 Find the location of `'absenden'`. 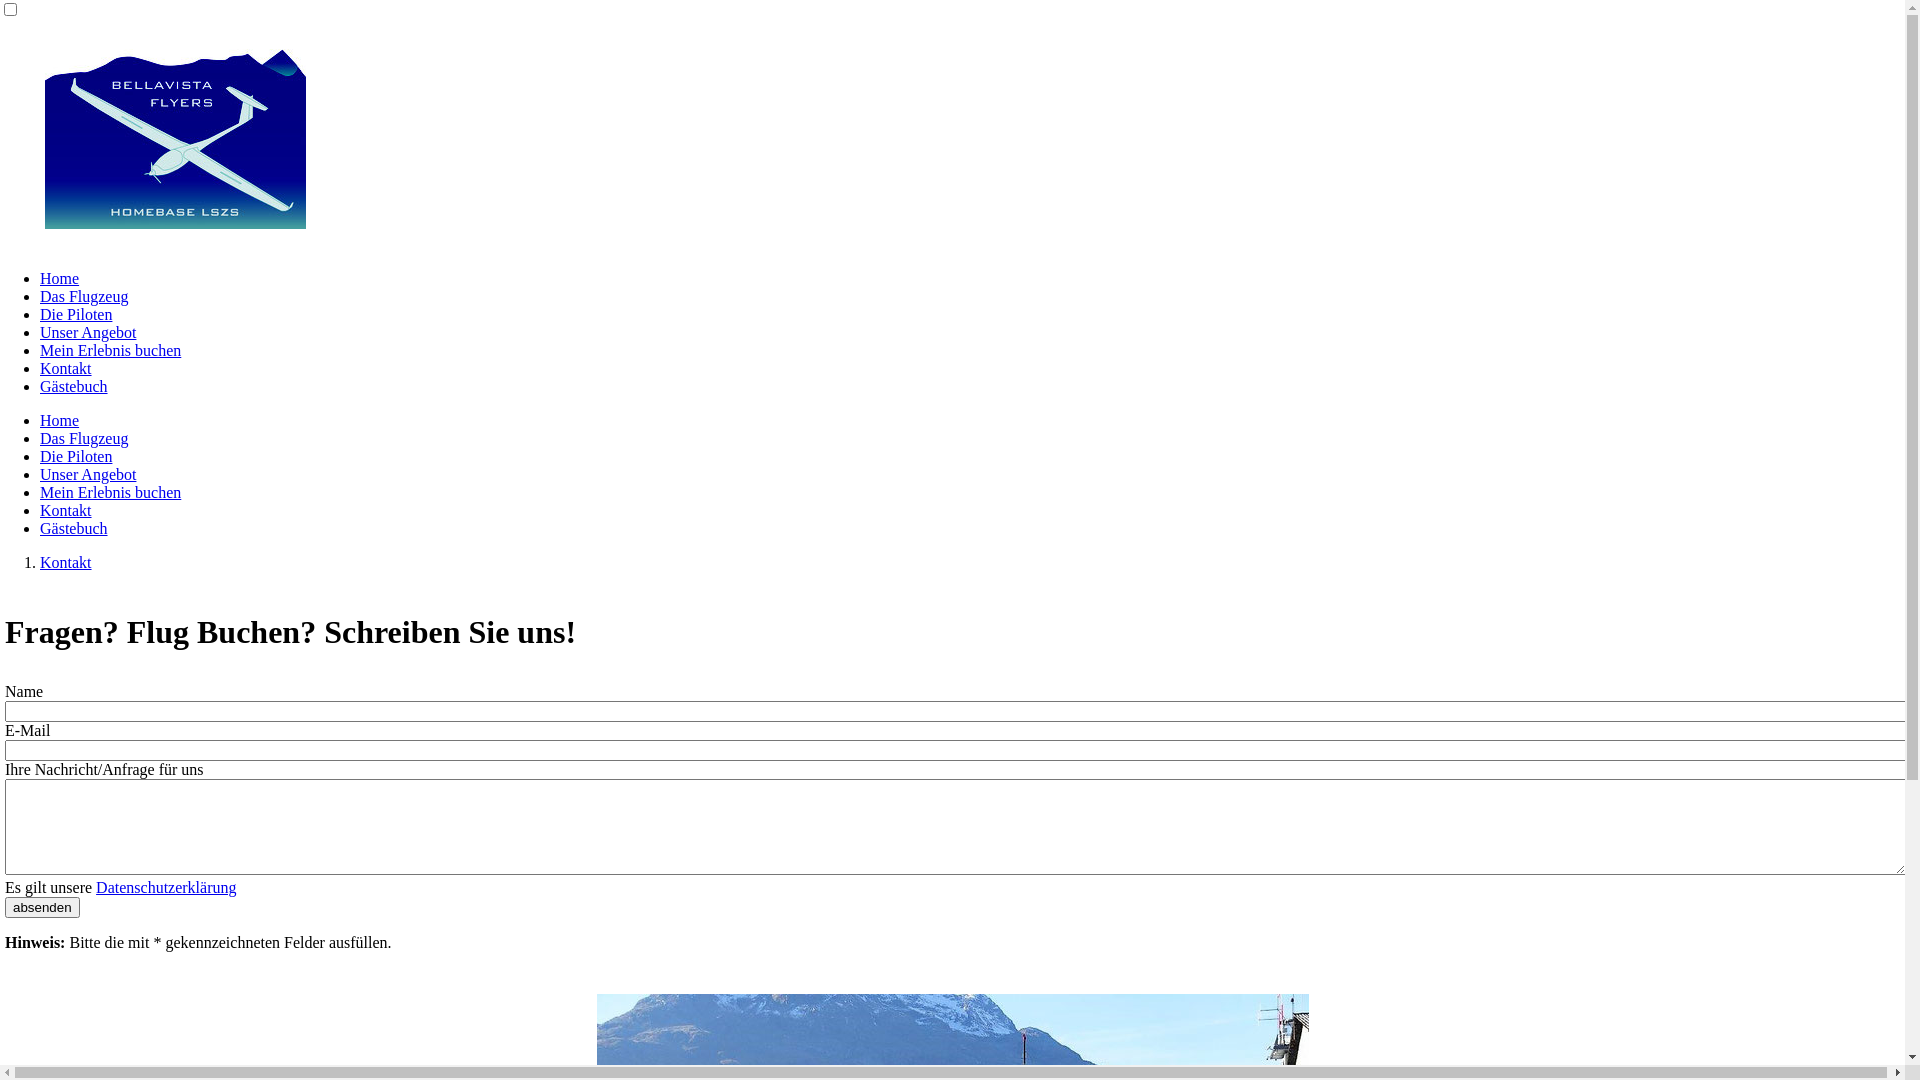

'absenden' is located at coordinates (42, 907).